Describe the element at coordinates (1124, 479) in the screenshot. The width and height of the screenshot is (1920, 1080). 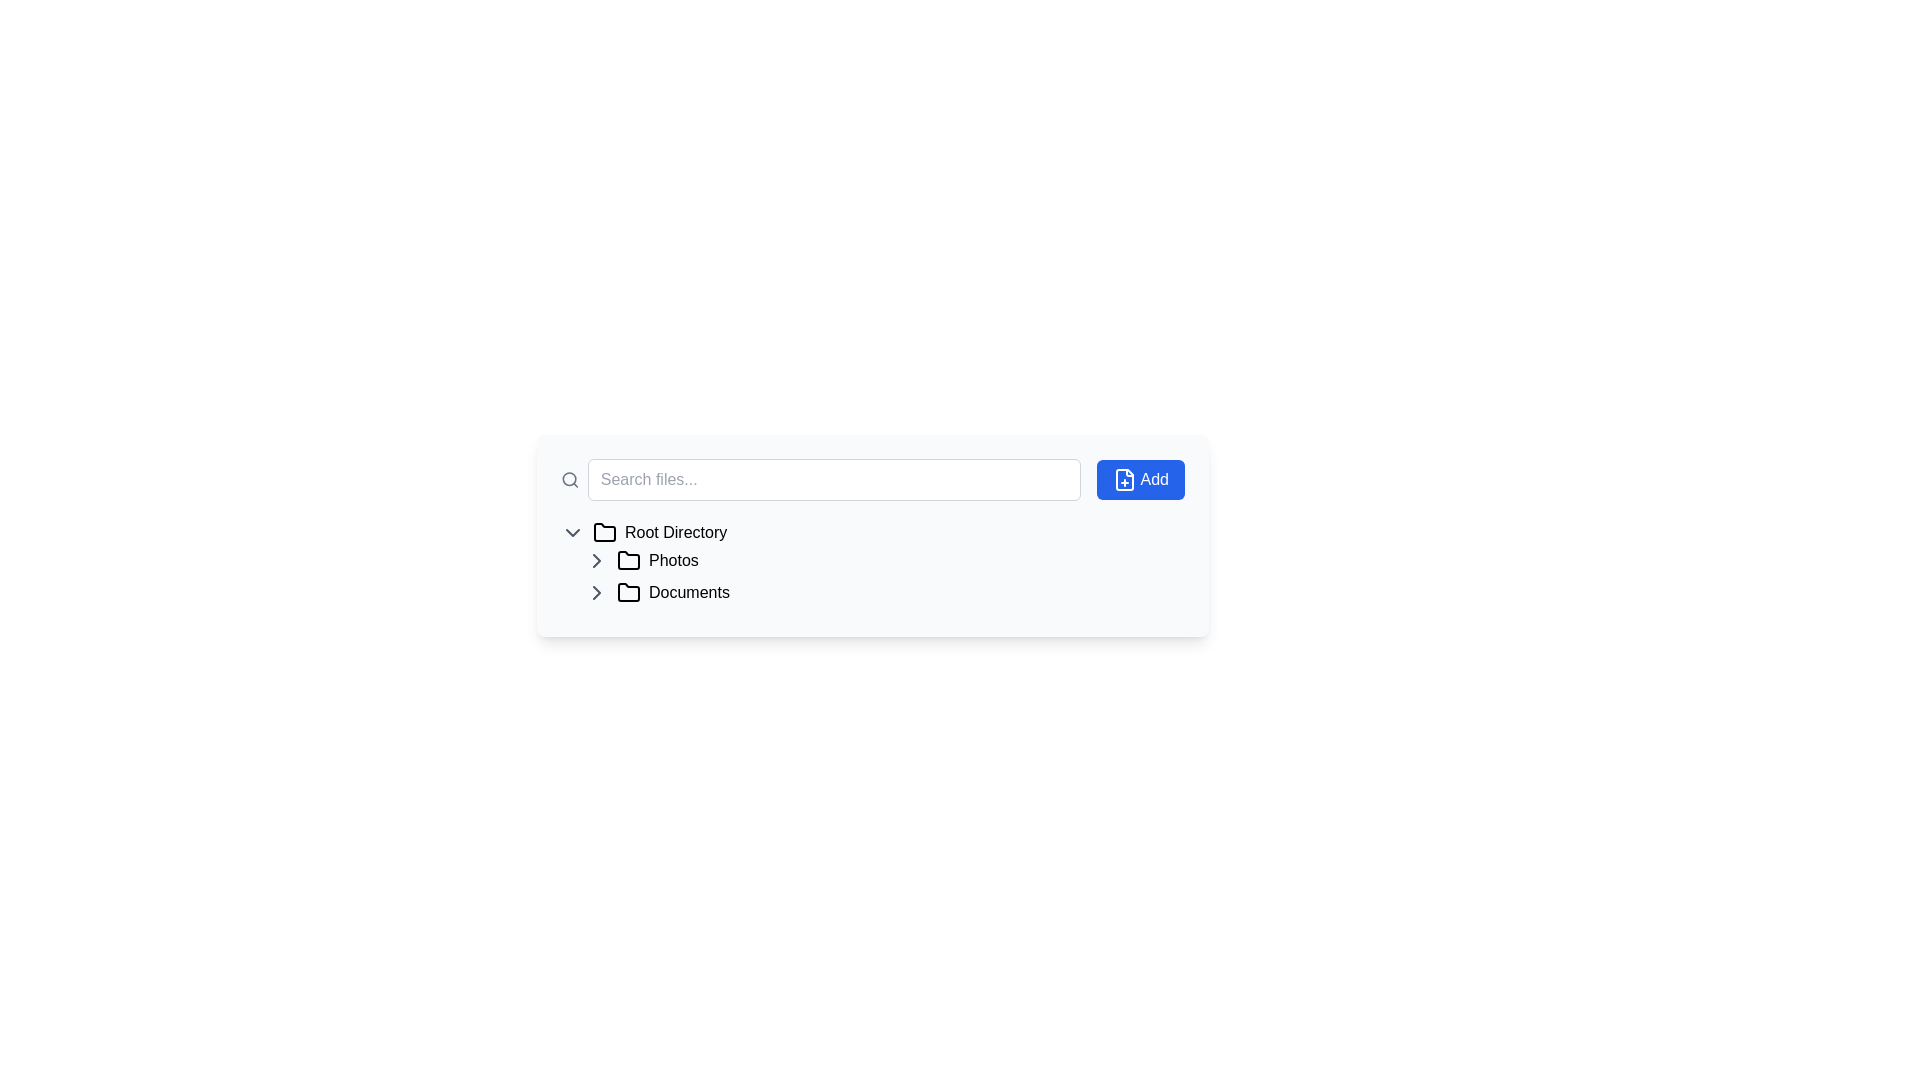
I see `the 'Add' button icon, which is a document with a plus symbol, located in the top-right corner of the file management interface` at that location.